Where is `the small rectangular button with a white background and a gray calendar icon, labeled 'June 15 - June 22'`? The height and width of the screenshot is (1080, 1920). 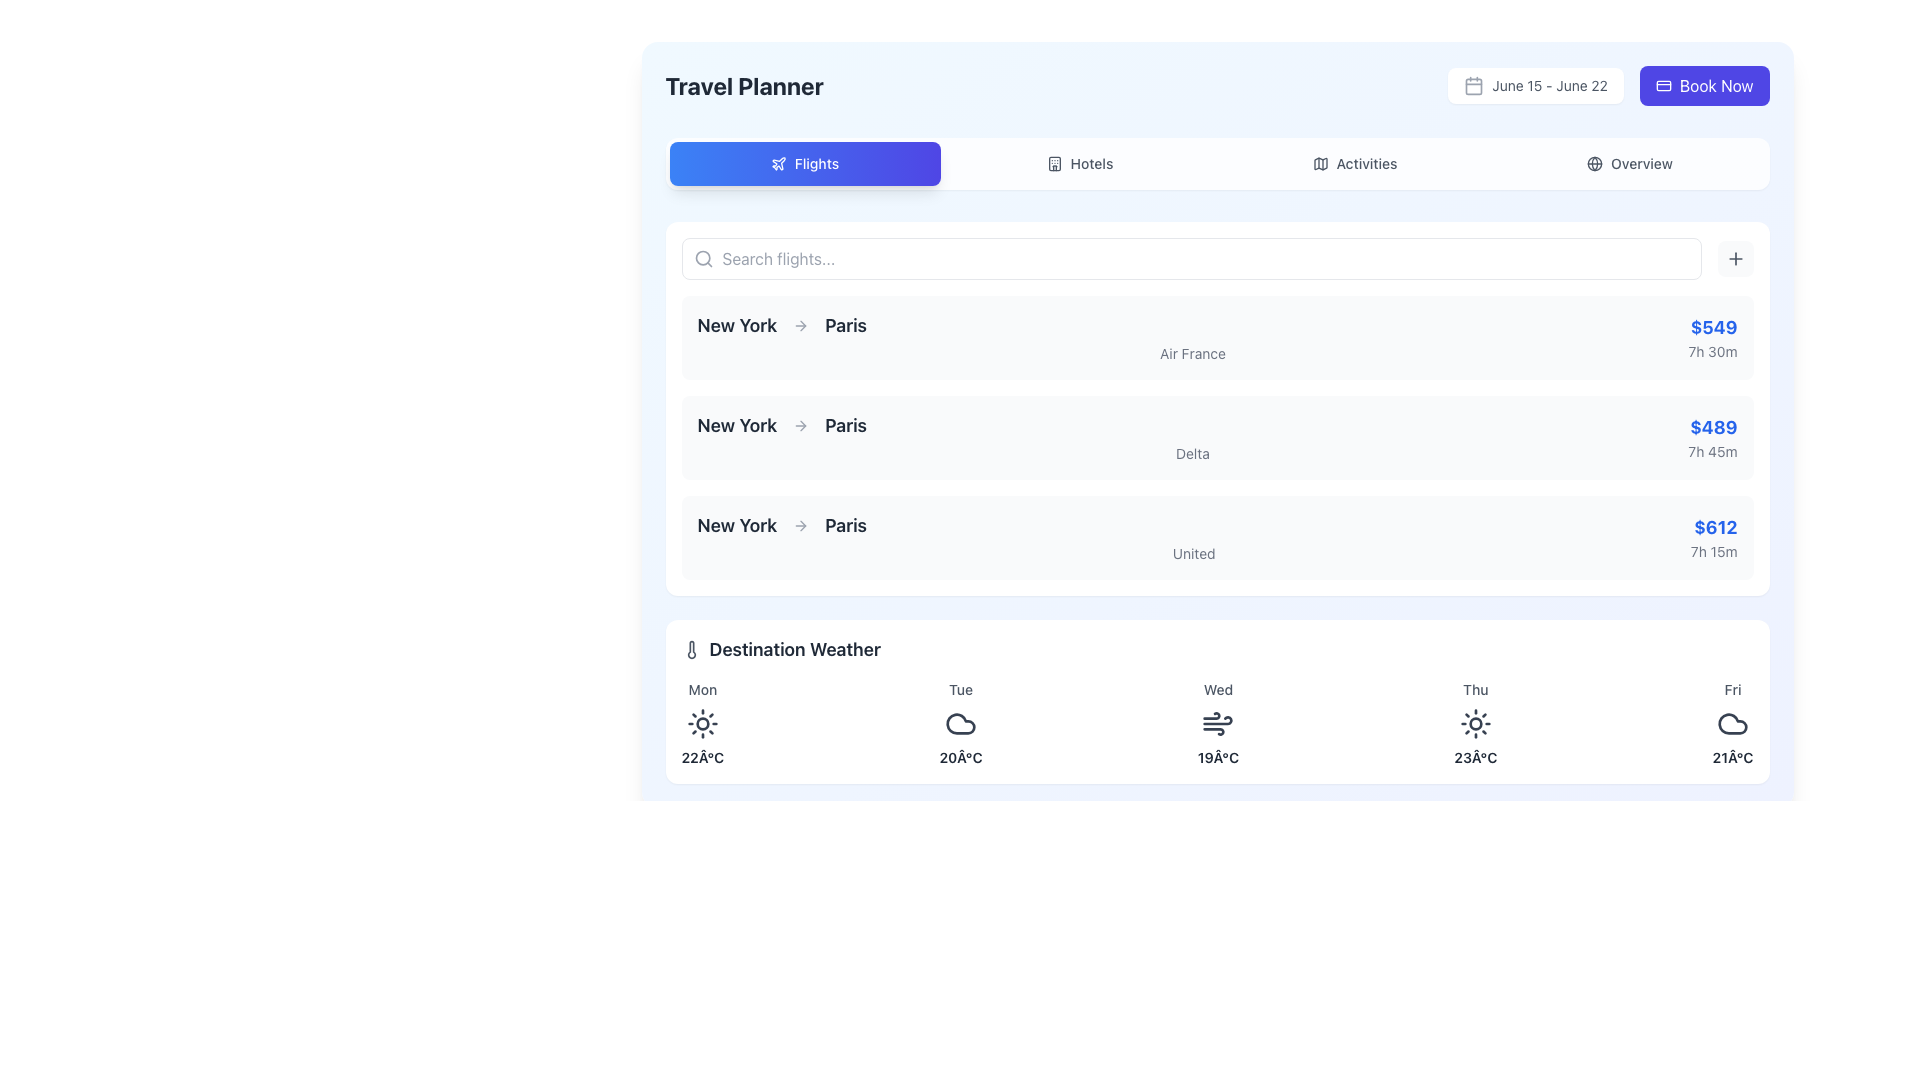 the small rectangular button with a white background and a gray calendar icon, labeled 'June 15 - June 22' is located at coordinates (1535, 84).